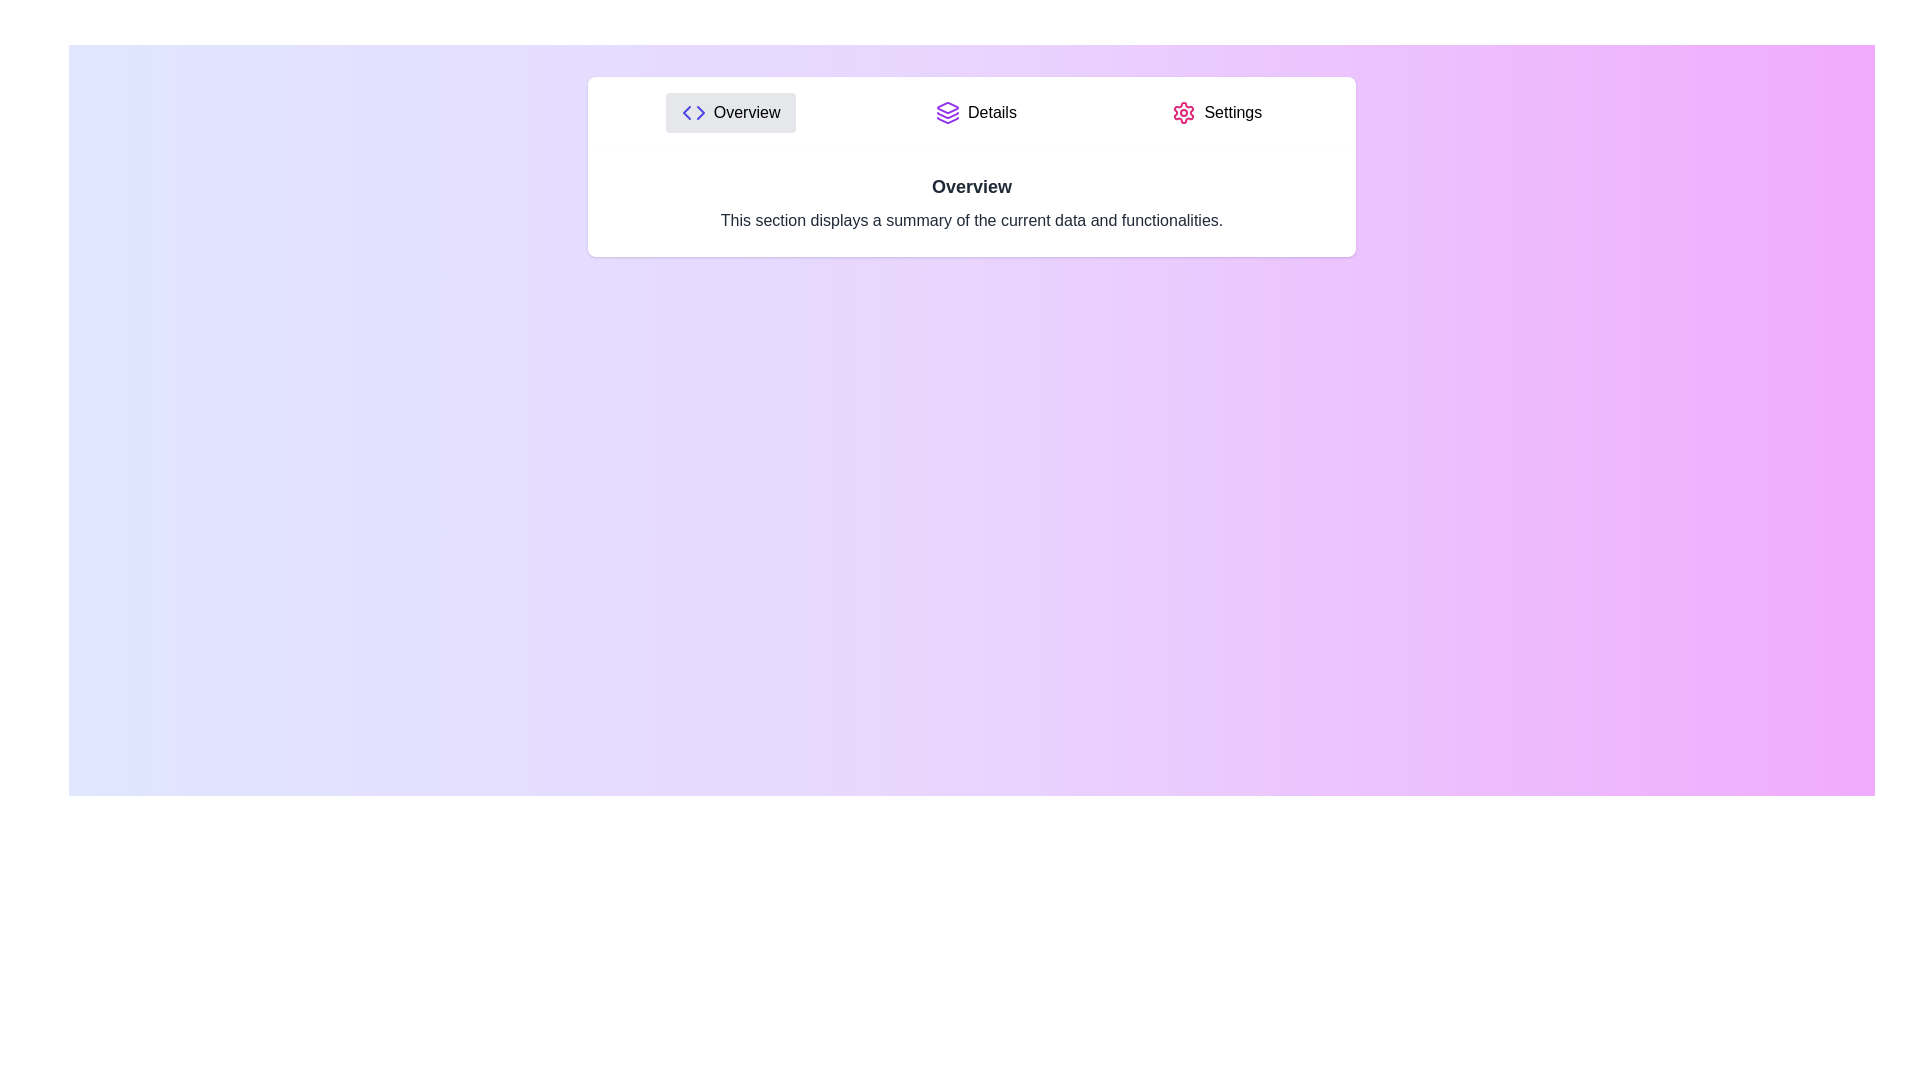  I want to click on the leftward segment of the chevron symbol in the SVG that is located above the 'Overview' tab, so click(686, 112).